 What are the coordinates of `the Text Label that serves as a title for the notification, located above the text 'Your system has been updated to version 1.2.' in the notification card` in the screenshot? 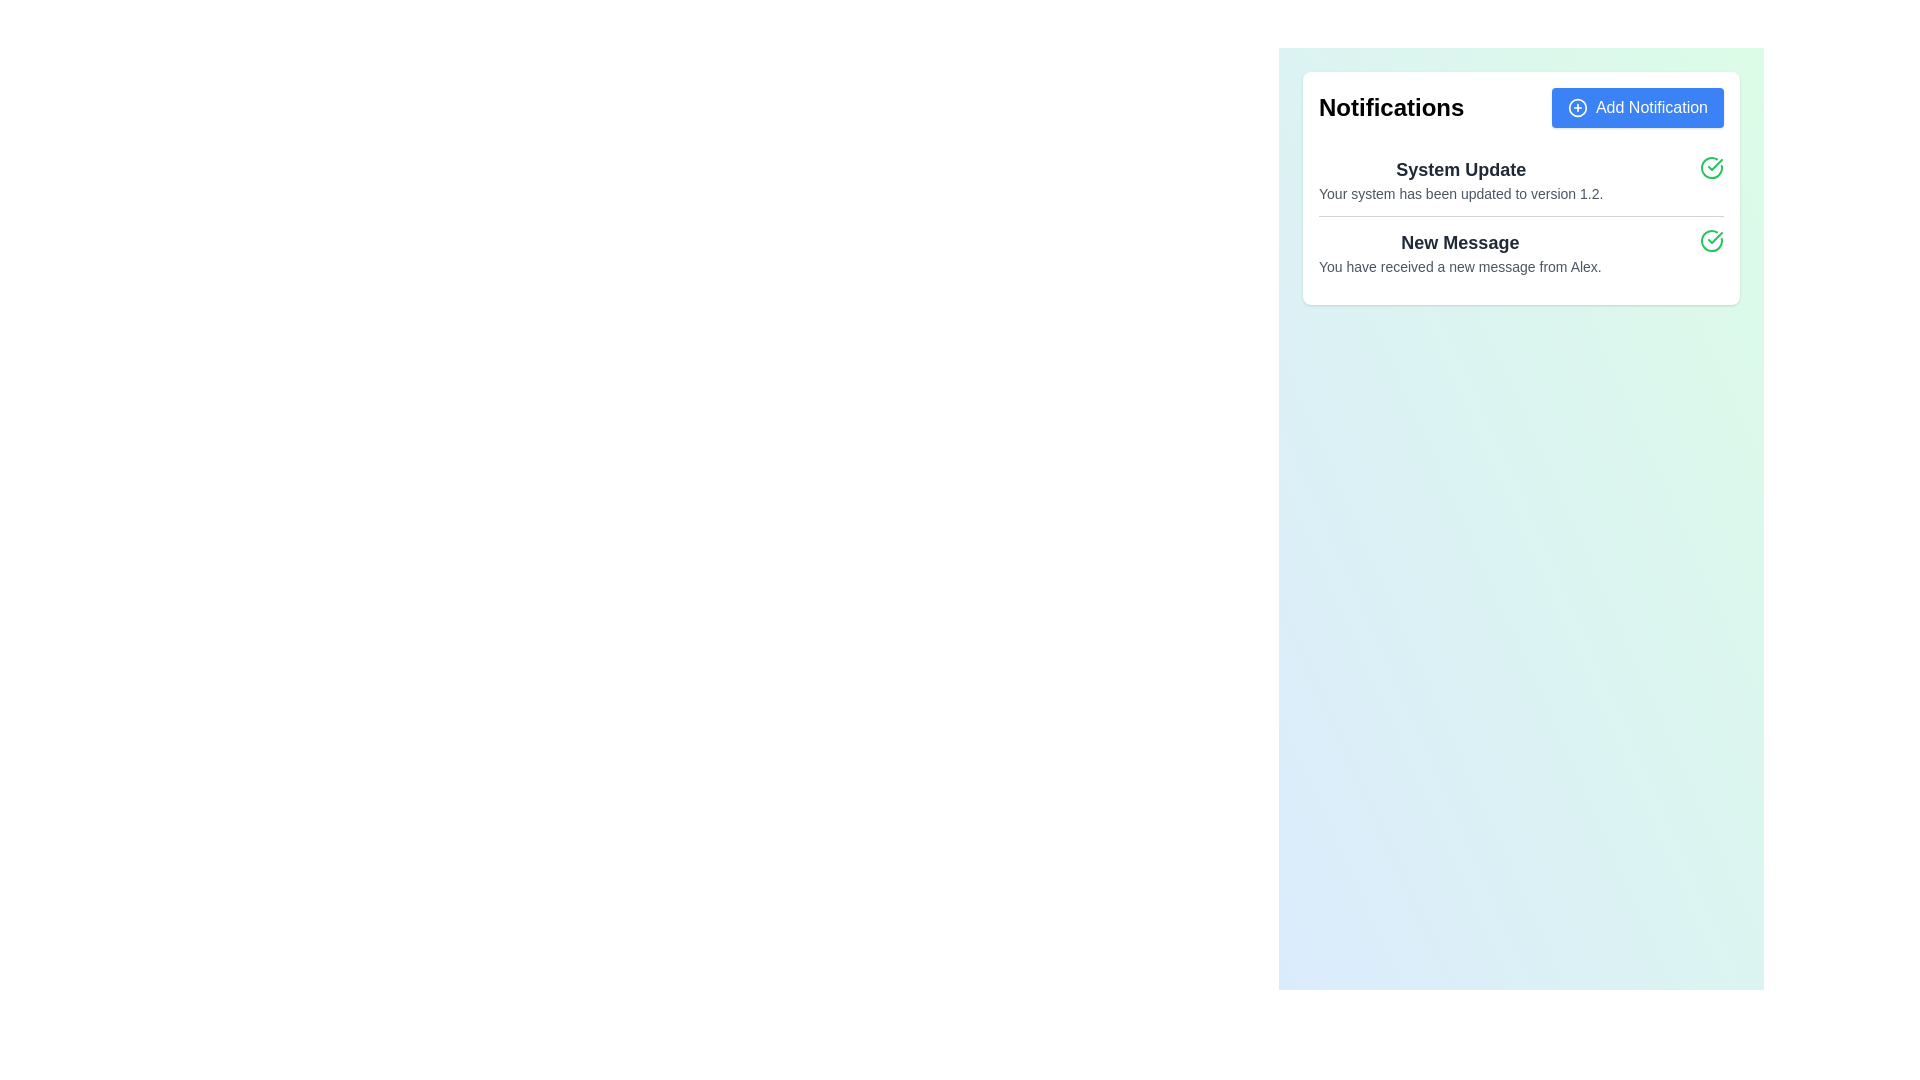 It's located at (1461, 168).